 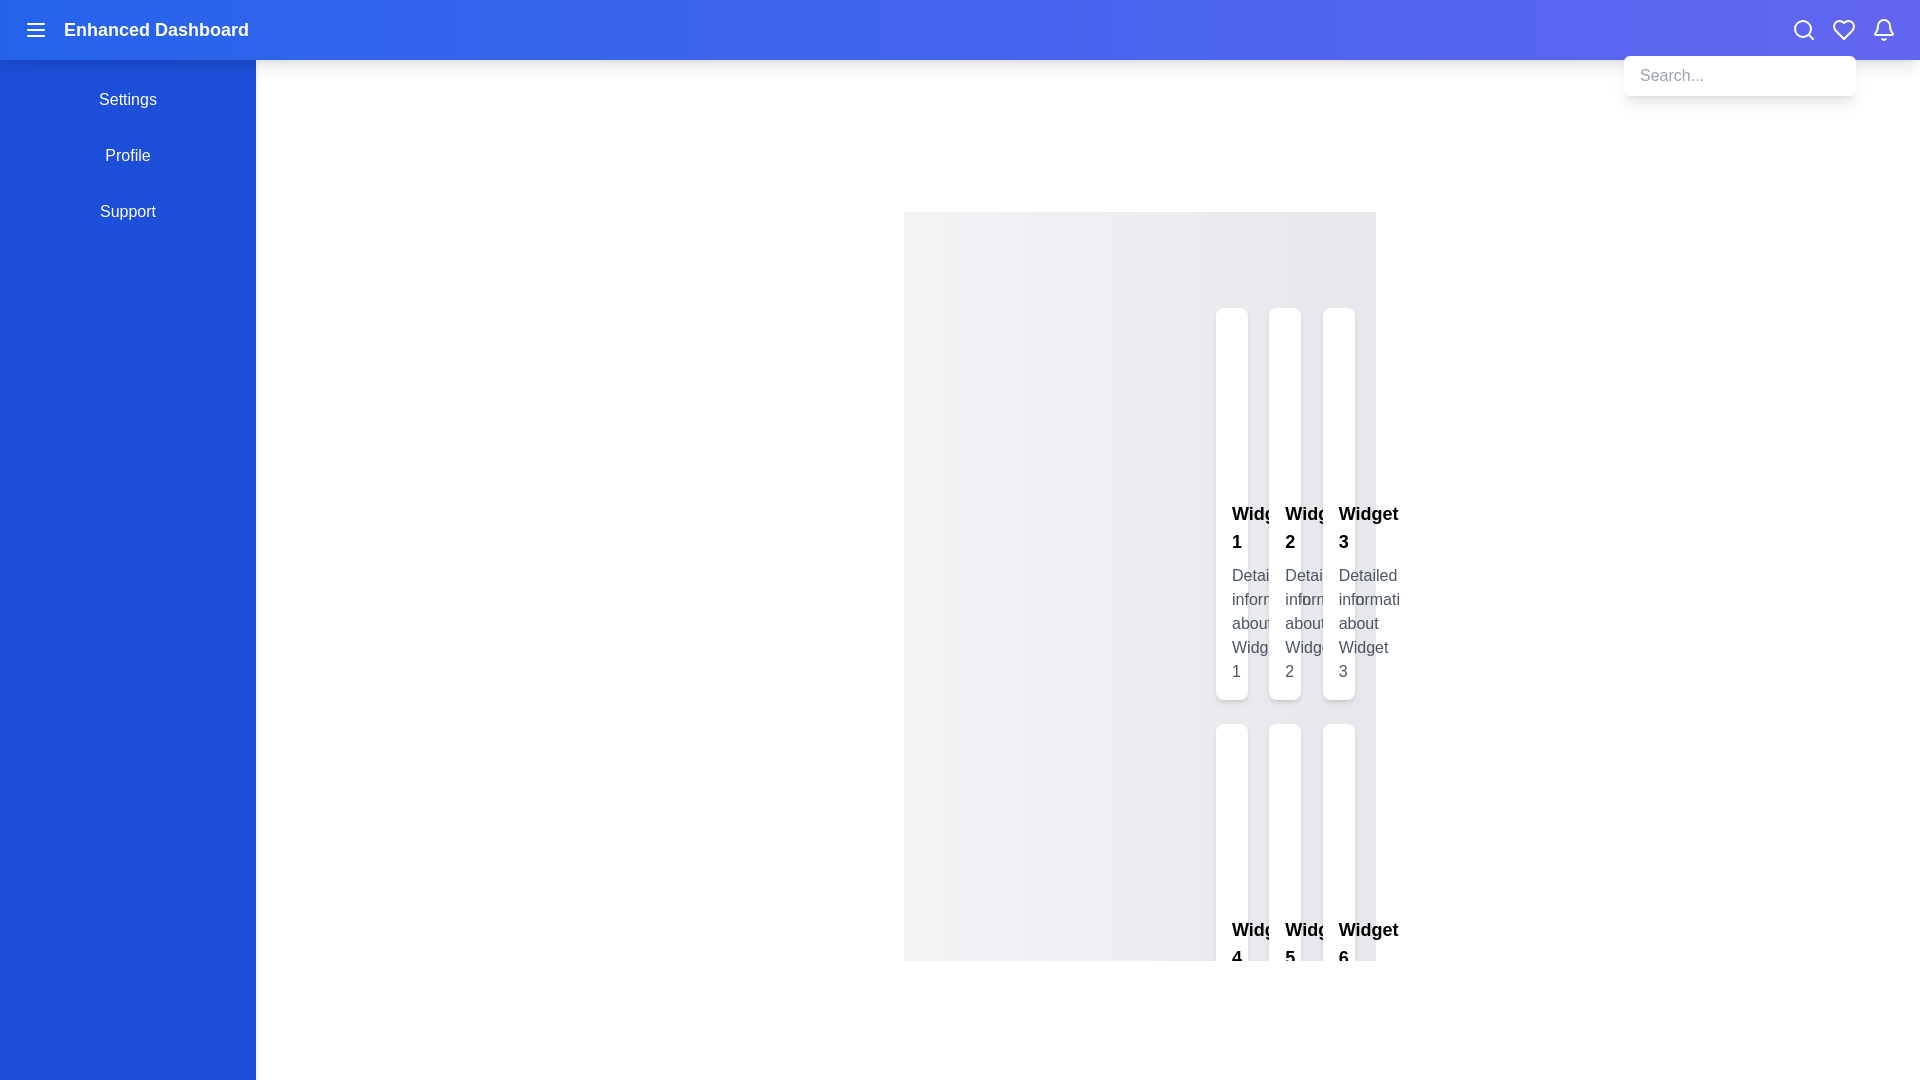 I want to click on the heart icon button located in the top-right corner of the header bar, so click(x=1842, y=30).